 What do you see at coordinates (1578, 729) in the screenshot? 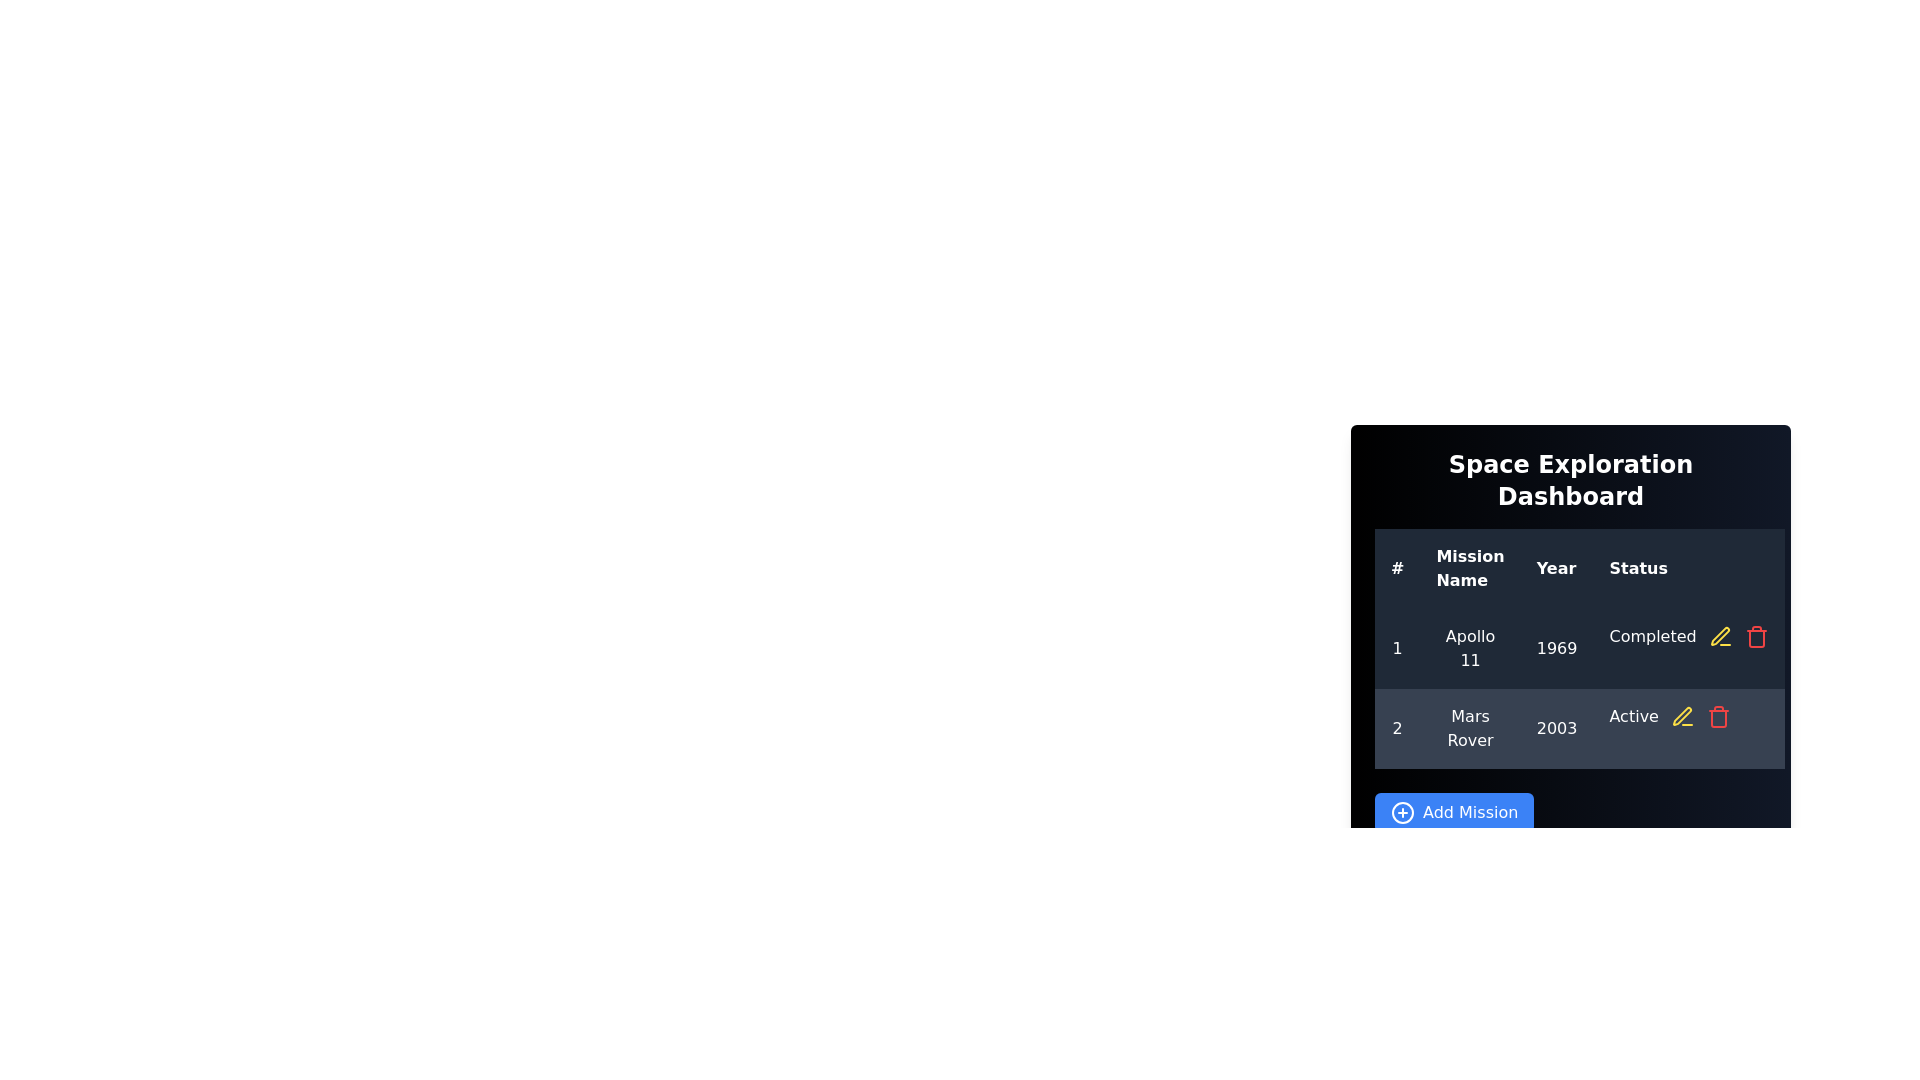
I see `the second row in the table under the 'Space Exploration Dashboard' that displays mission details, including the mission number, name, year, and status, located below the 'Apollo 11' row` at bounding box center [1578, 729].